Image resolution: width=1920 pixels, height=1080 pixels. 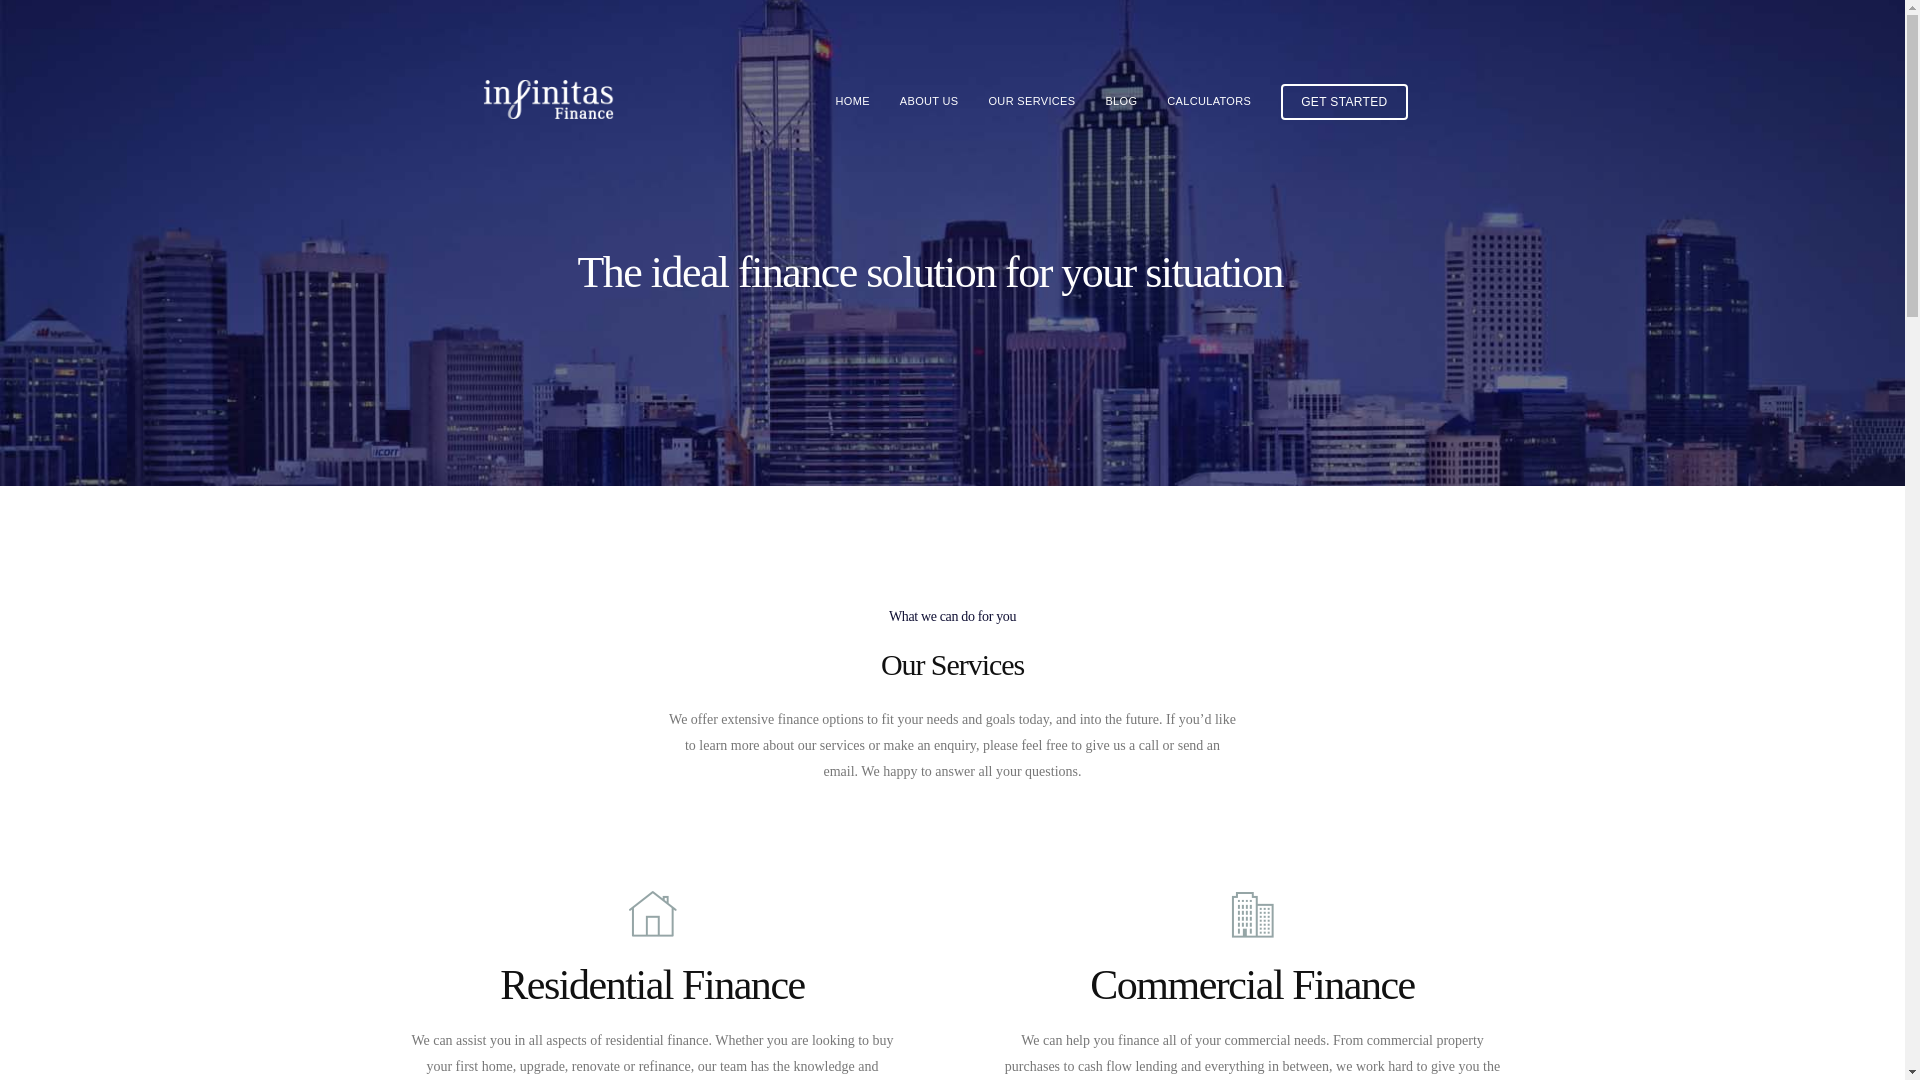 What do you see at coordinates (851, 101) in the screenshot?
I see `'HOME'` at bounding box center [851, 101].